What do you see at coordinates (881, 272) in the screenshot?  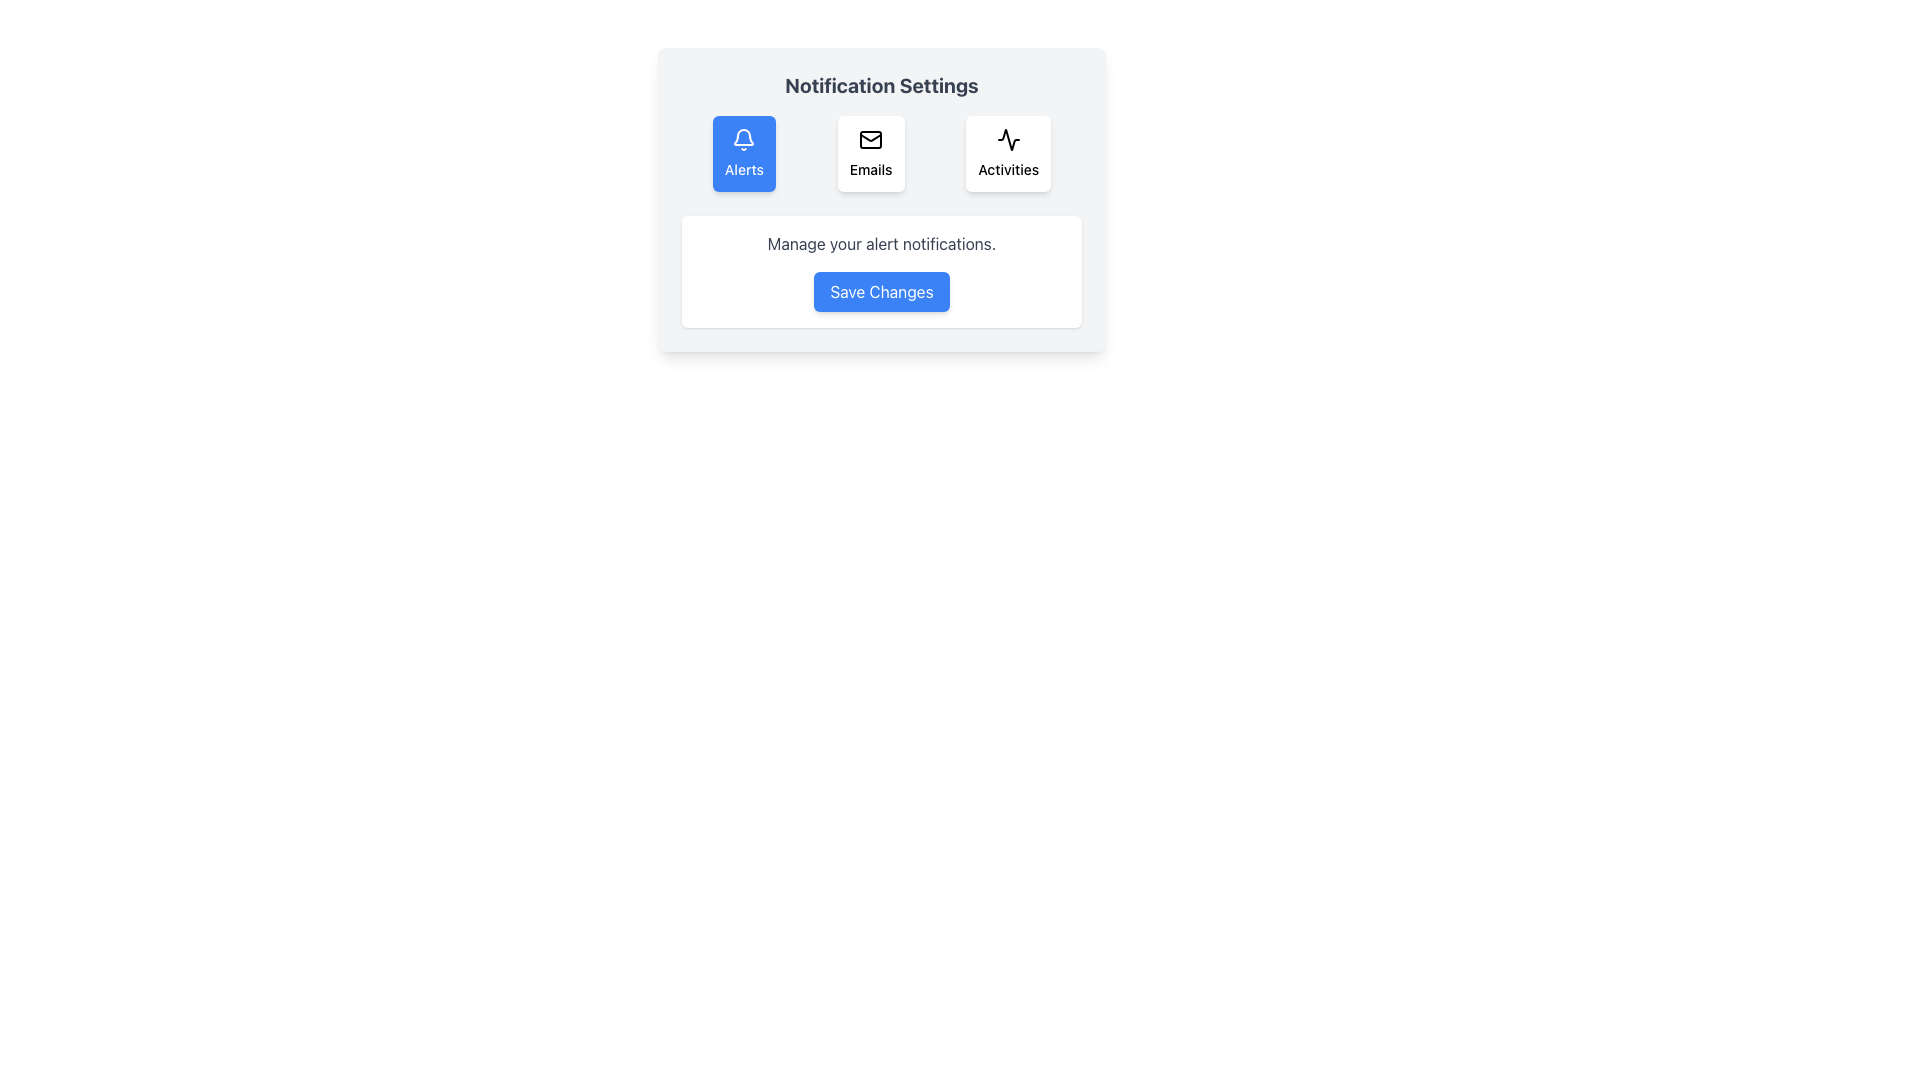 I see `the action button in the informational section below the 'Alerts,' 'Emails,' and 'Activities' text for additional visual feedback` at bounding box center [881, 272].